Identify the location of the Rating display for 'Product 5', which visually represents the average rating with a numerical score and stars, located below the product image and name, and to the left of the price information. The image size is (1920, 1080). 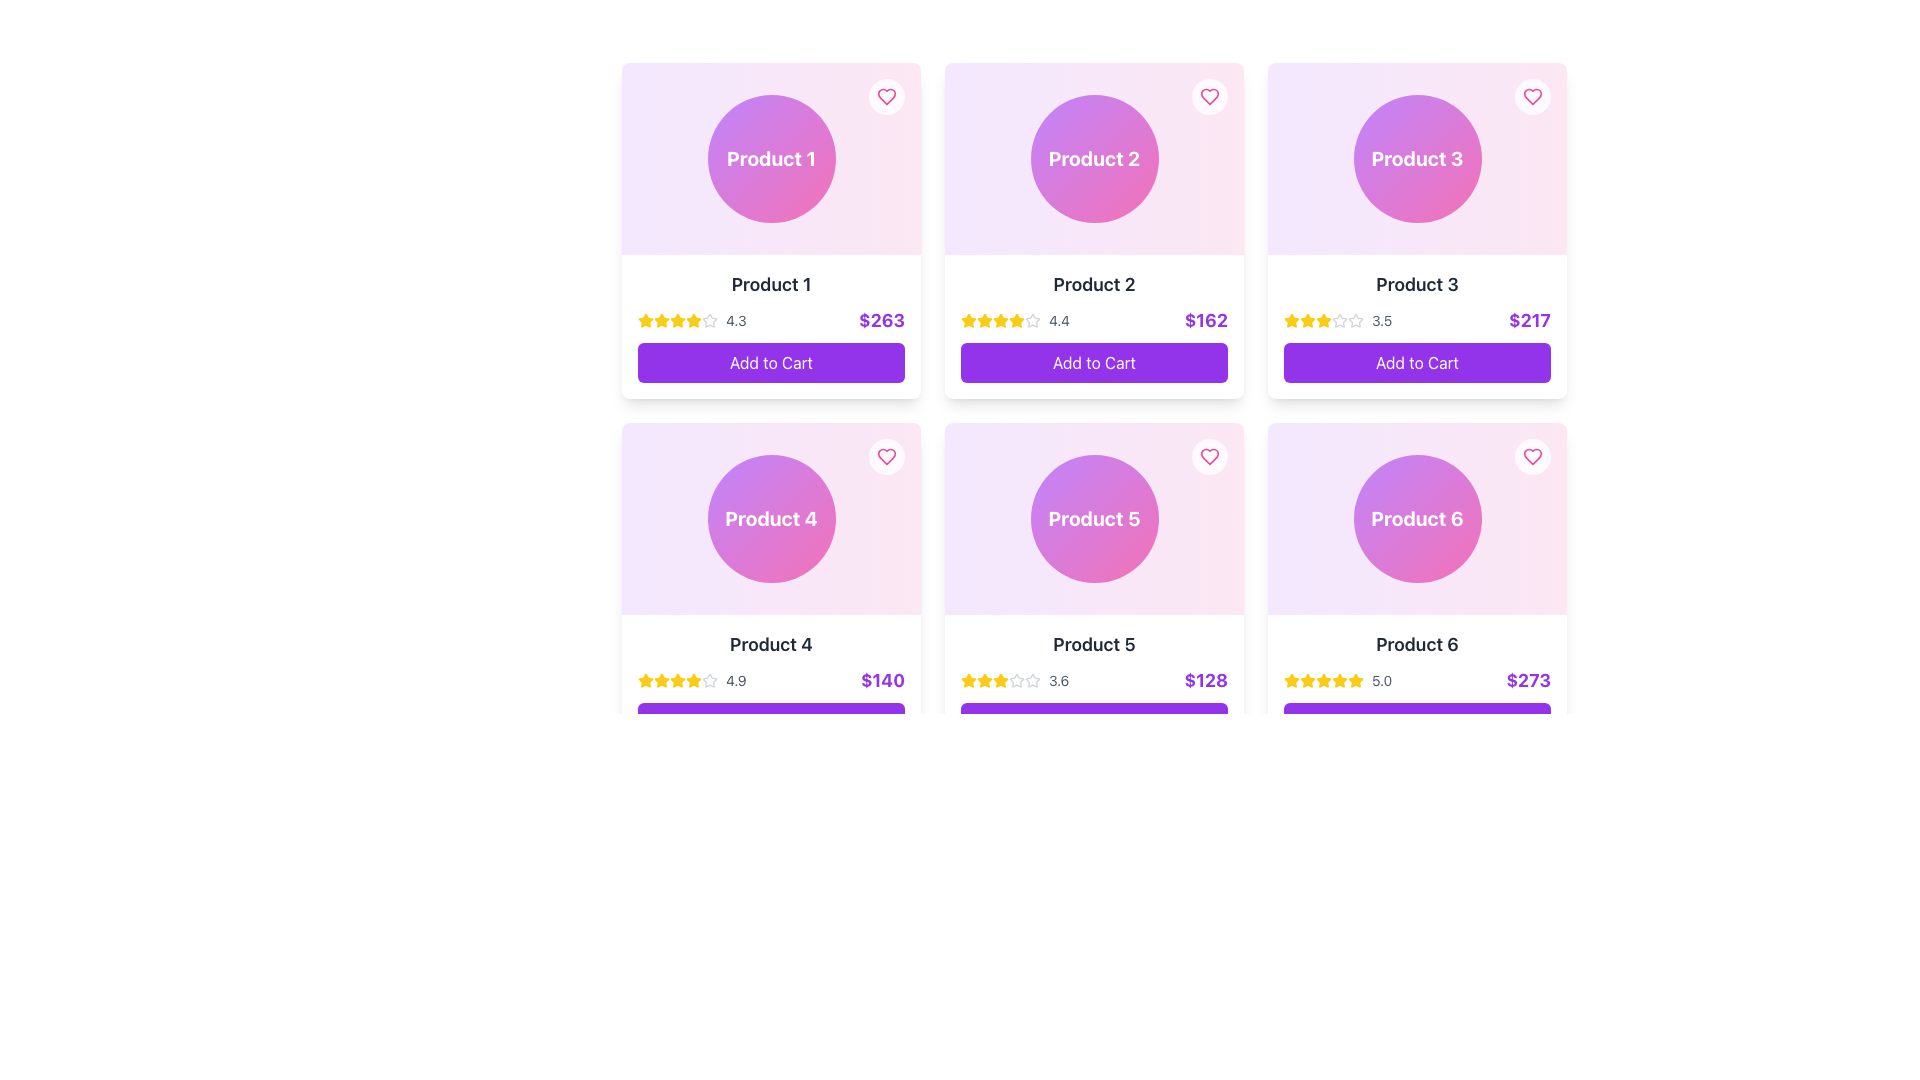
(1015, 680).